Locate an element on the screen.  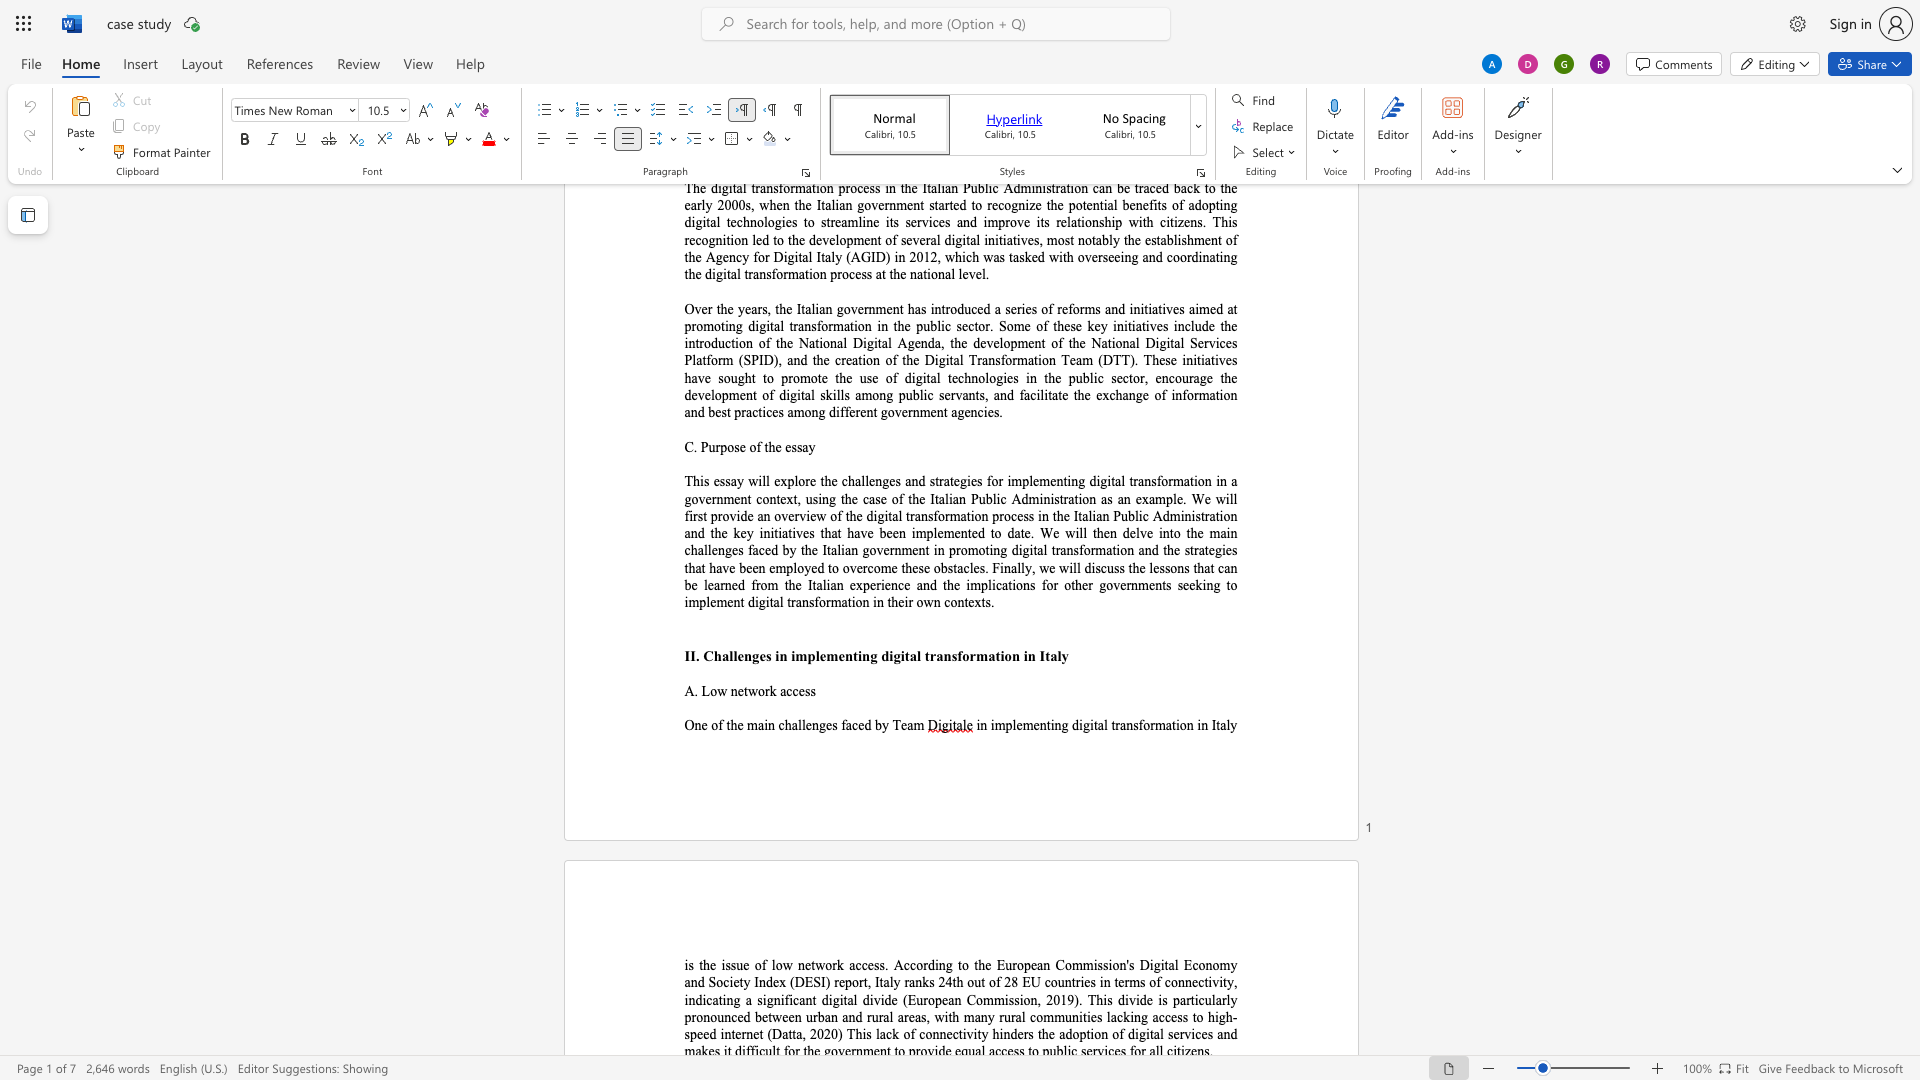
the space between the continuous character "a" and "s" in the text is located at coordinates (919, 1017).